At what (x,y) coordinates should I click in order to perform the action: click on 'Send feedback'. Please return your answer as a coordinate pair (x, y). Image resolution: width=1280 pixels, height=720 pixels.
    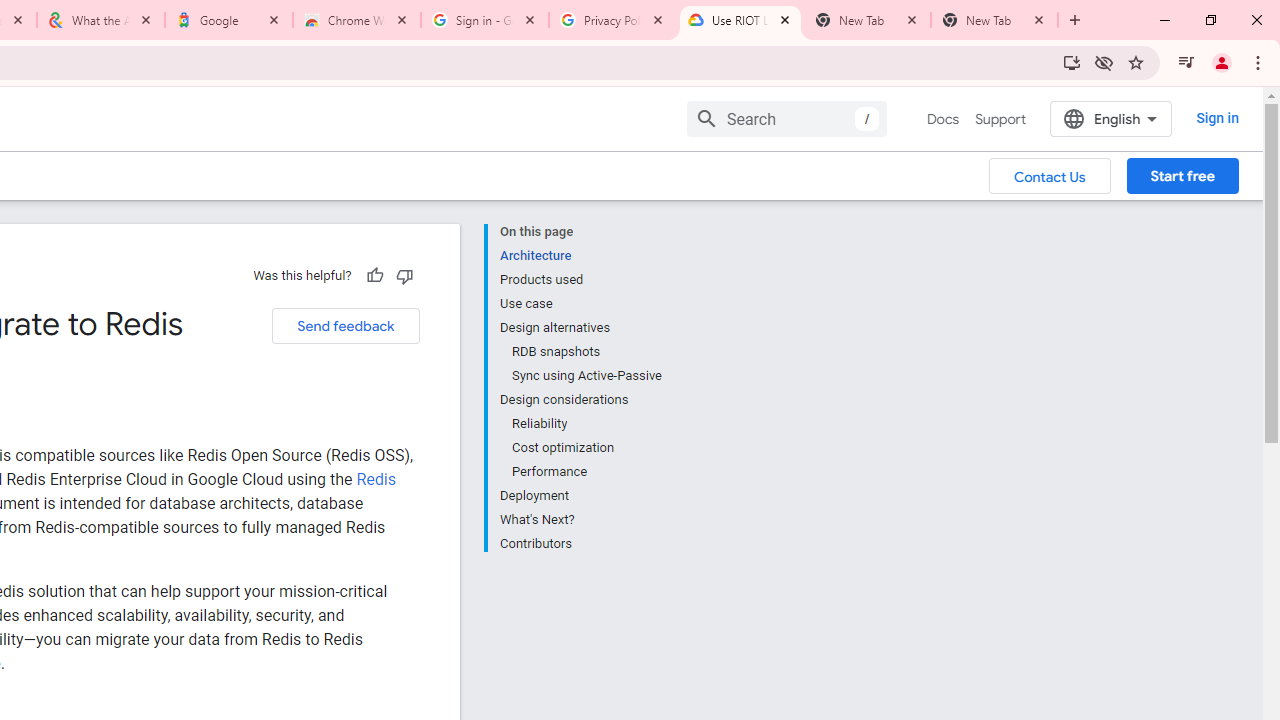
    Looking at the image, I should click on (345, 325).